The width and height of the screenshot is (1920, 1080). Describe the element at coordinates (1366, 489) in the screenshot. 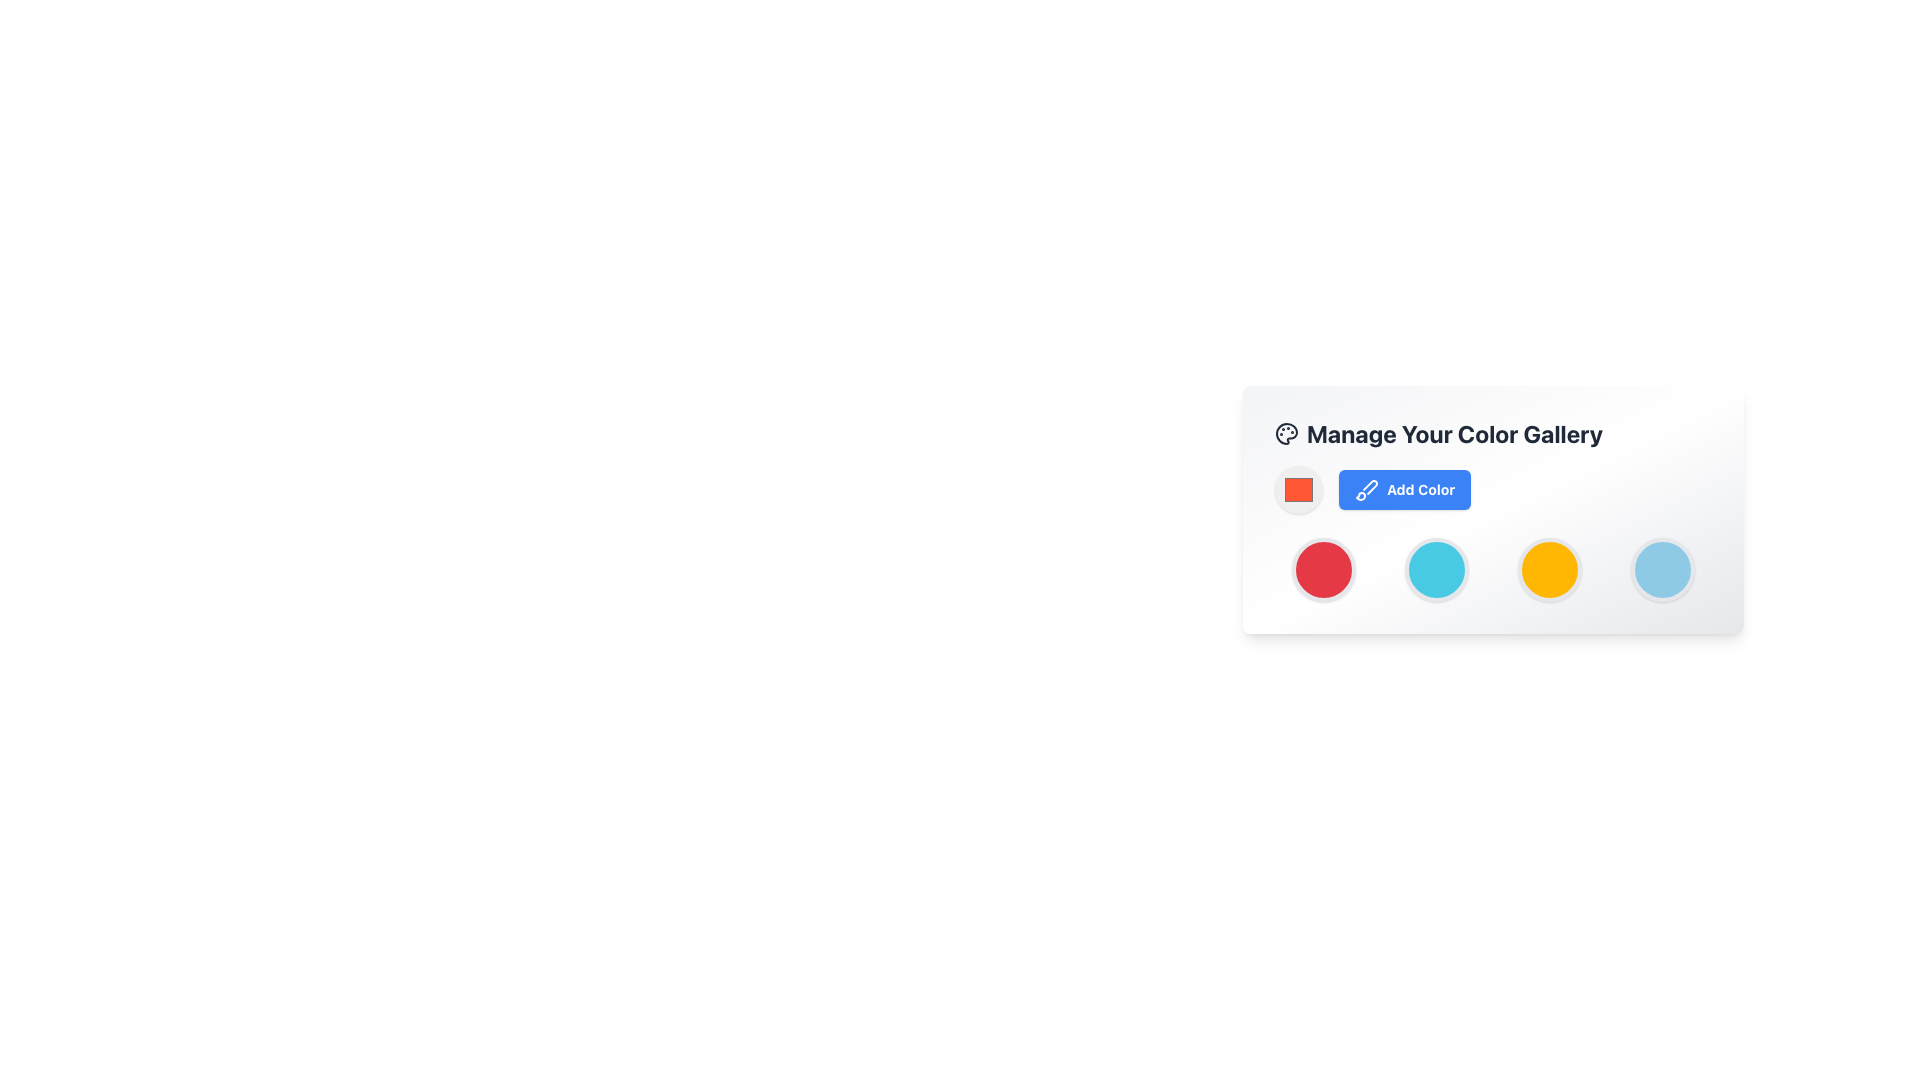

I see `the decorative icon representing the concept of adding or editing colors, located to the left of the 'Add Color' text within the blue button in the 'Manage Your Color Gallery' section` at that location.